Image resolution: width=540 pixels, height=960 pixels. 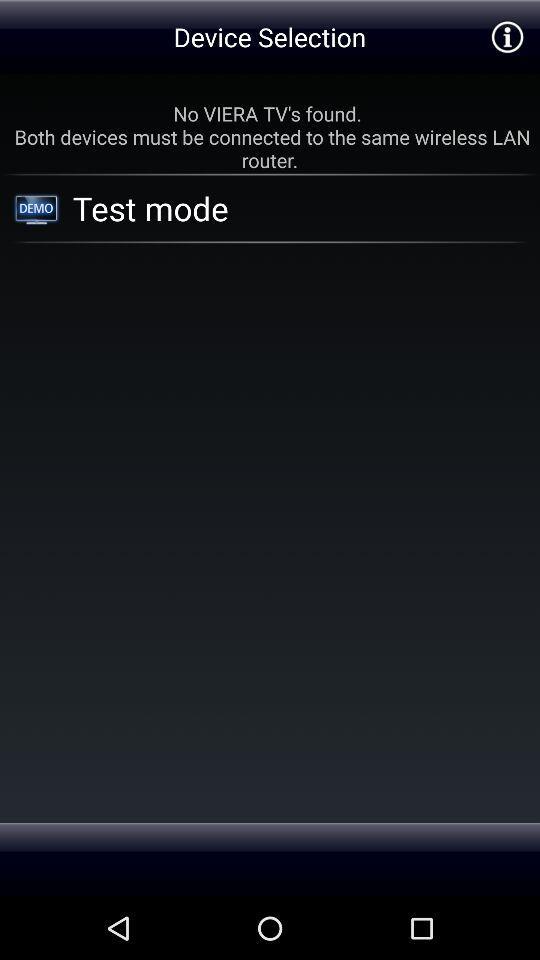 I want to click on the item at the top right corner, so click(x=507, y=35).